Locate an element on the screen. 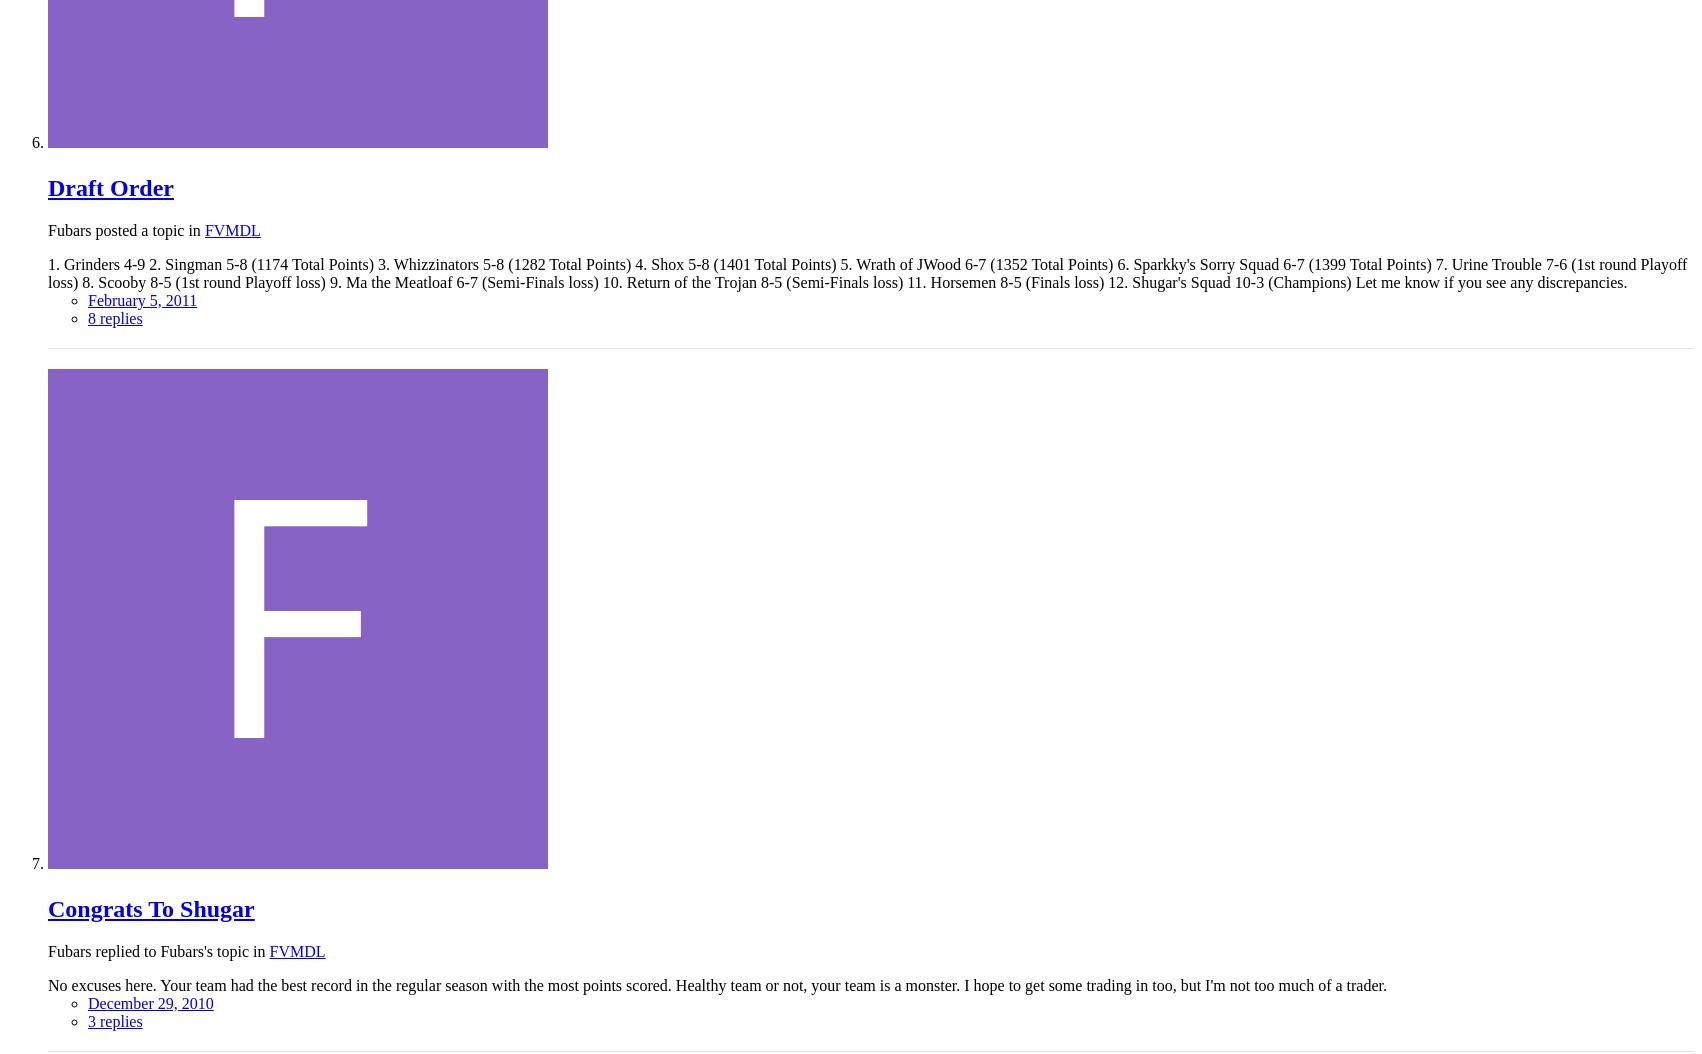 This screenshot has width=1702, height=1054. '1. Grinders   4-9 
2. Singman   5-8 (1174 Total Points) 
3. Whizzinators   5-8 (1282 Total Points) 
4. Shox   5-8 (1401 Total Points) 
5. Wrath of JWood   6-7 (1352 Total Points) 
6. Sparkky's Sorry Squad   6-7 (1399 Total Points) 
7. Urine Trouble   7-6 (1st round Playoff loss)  
8. Scooby   8-5 (1st round Playoff loss) 
9. Ma the Meatloaf   6-7 (Semi-Finals loss) 
10. Return of the Trojan   8-5 (Semi-Finals loss) 
11. Horsemen   8-5 (Finals loss) 
12. Shugar's Squad   10-3 (Champions) 
  
Let me know if you see any discrepancies.' is located at coordinates (867, 271).